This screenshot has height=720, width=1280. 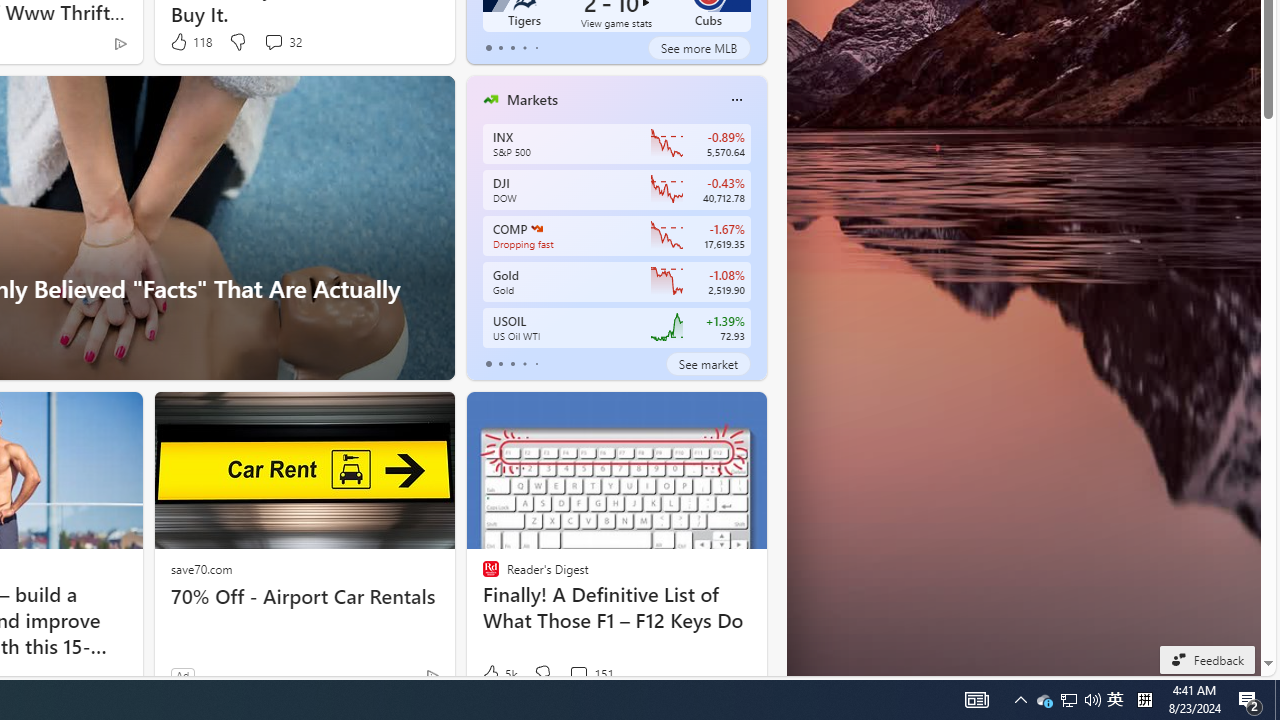 What do you see at coordinates (431, 675) in the screenshot?
I see `'Ad Choice'` at bounding box center [431, 675].